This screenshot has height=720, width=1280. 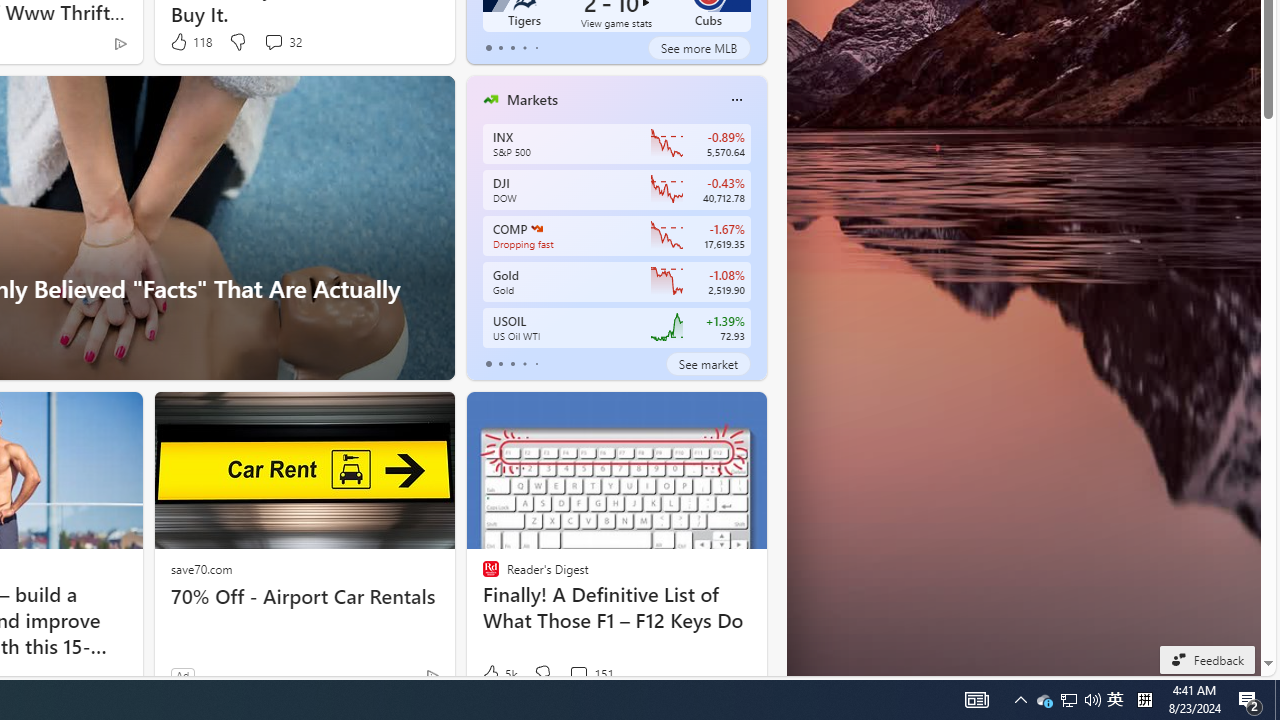 What do you see at coordinates (431, 675) in the screenshot?
I see `'Ad Choice'` at bounding box center [431, 675].